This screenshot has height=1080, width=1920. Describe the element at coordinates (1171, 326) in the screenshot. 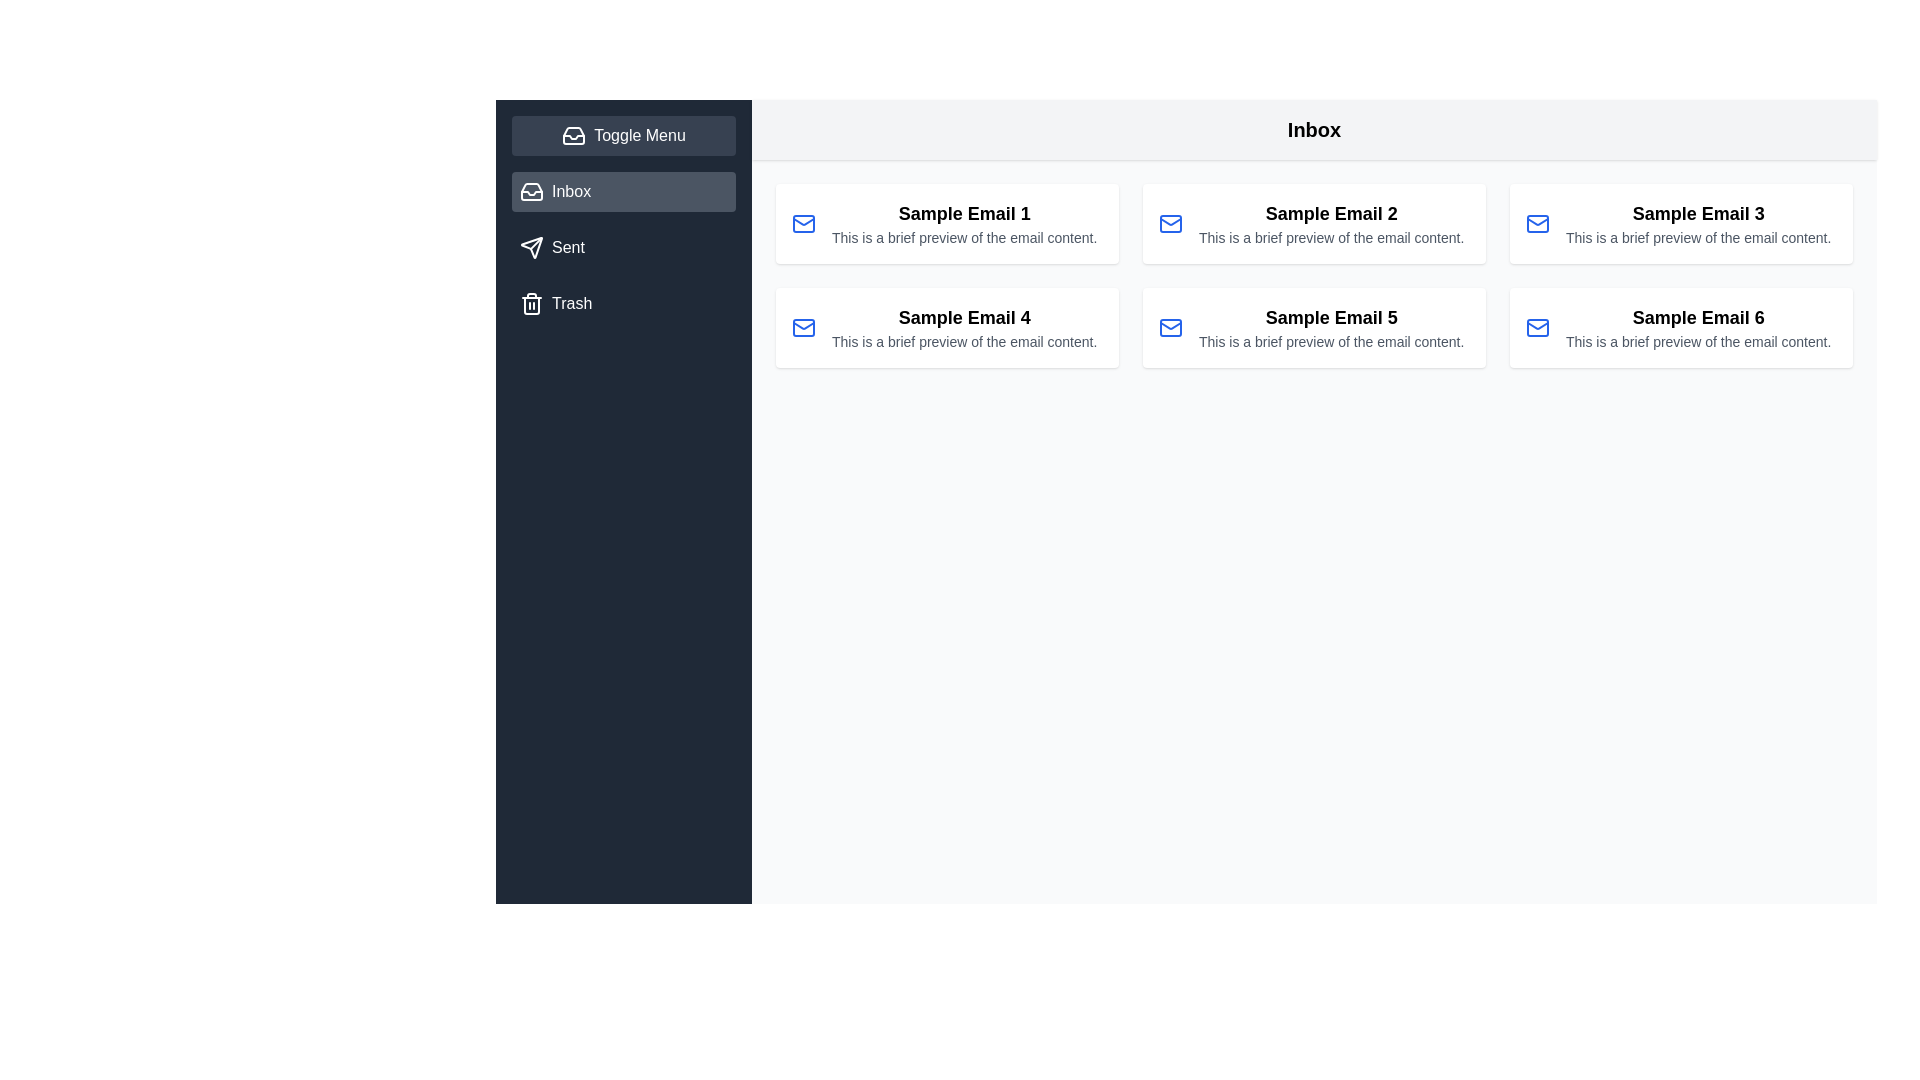

I see `the decorative shape within the envelope icon of the 'Sample Email 5' card in the 'Inbox' grid layout` at that location.